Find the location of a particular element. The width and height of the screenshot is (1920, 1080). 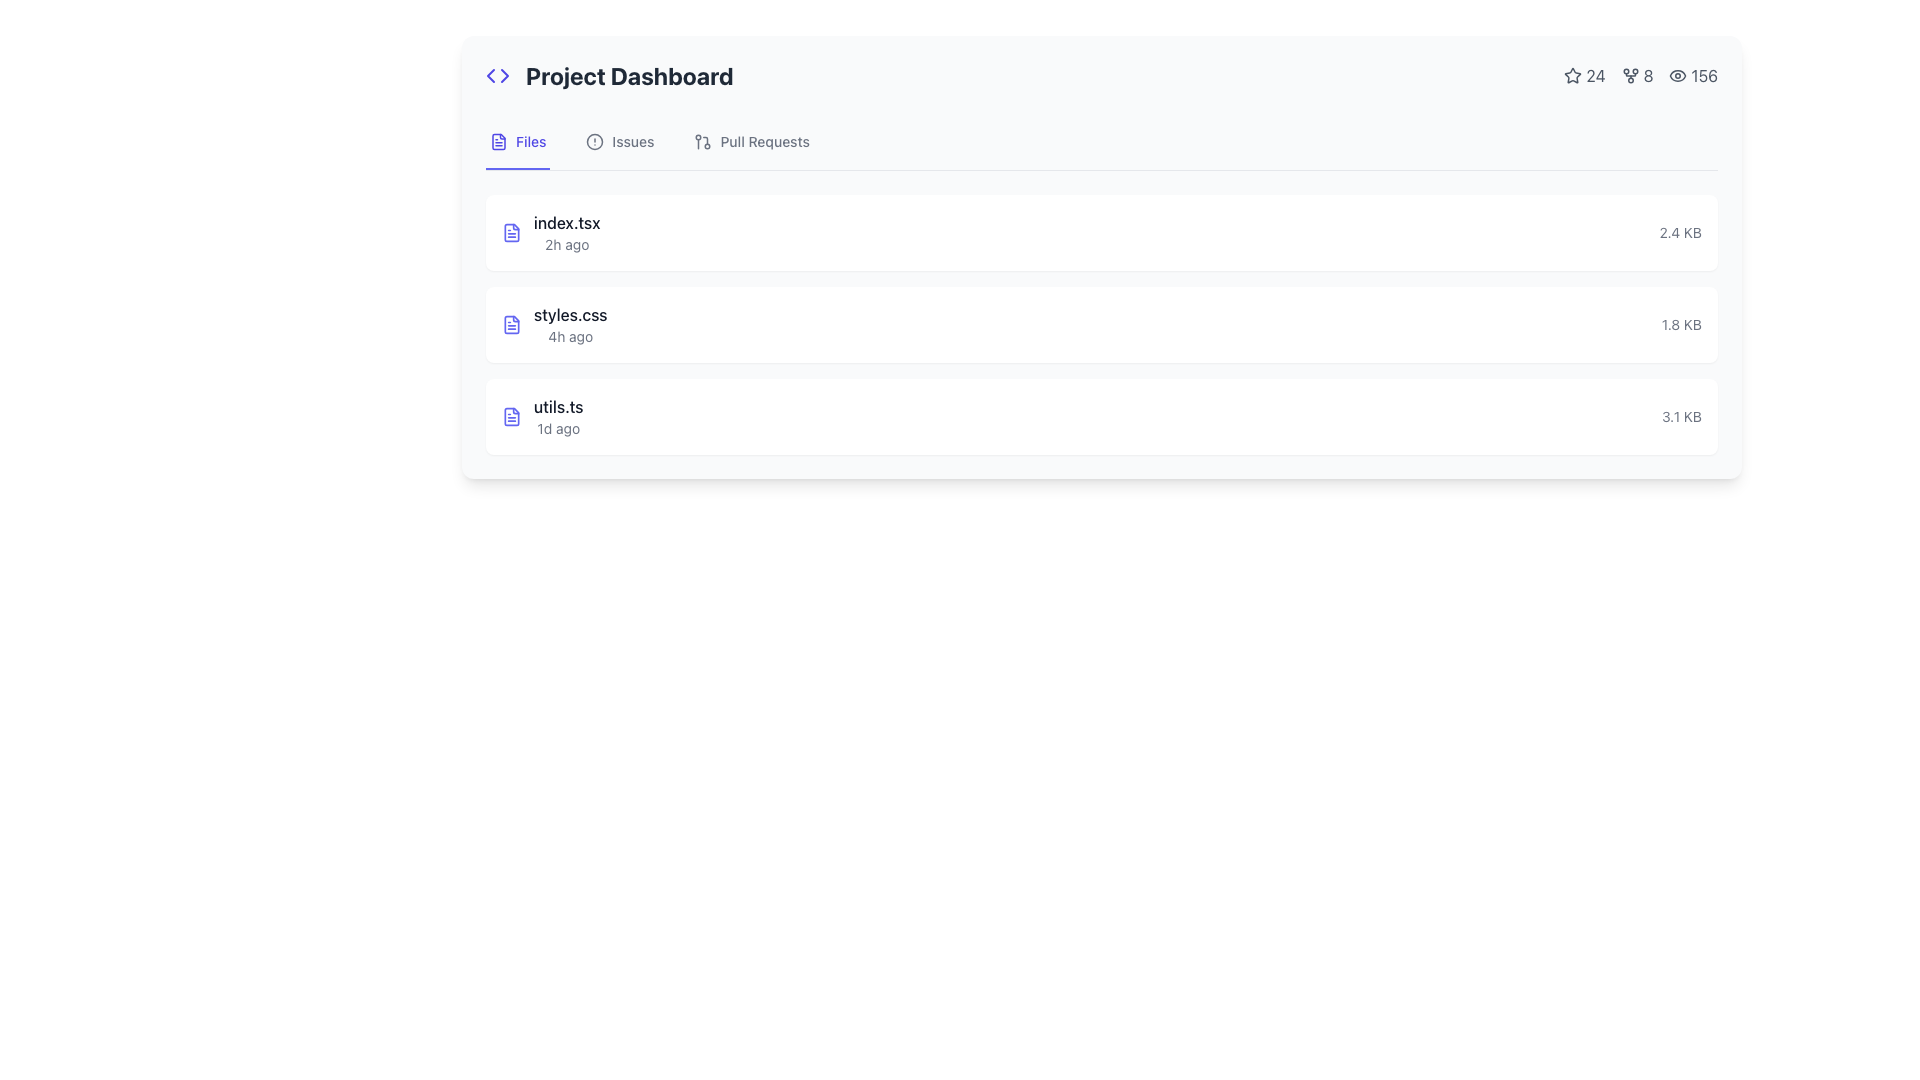

the third file card in the 'Files' section is located at coordinates (1101, 415).